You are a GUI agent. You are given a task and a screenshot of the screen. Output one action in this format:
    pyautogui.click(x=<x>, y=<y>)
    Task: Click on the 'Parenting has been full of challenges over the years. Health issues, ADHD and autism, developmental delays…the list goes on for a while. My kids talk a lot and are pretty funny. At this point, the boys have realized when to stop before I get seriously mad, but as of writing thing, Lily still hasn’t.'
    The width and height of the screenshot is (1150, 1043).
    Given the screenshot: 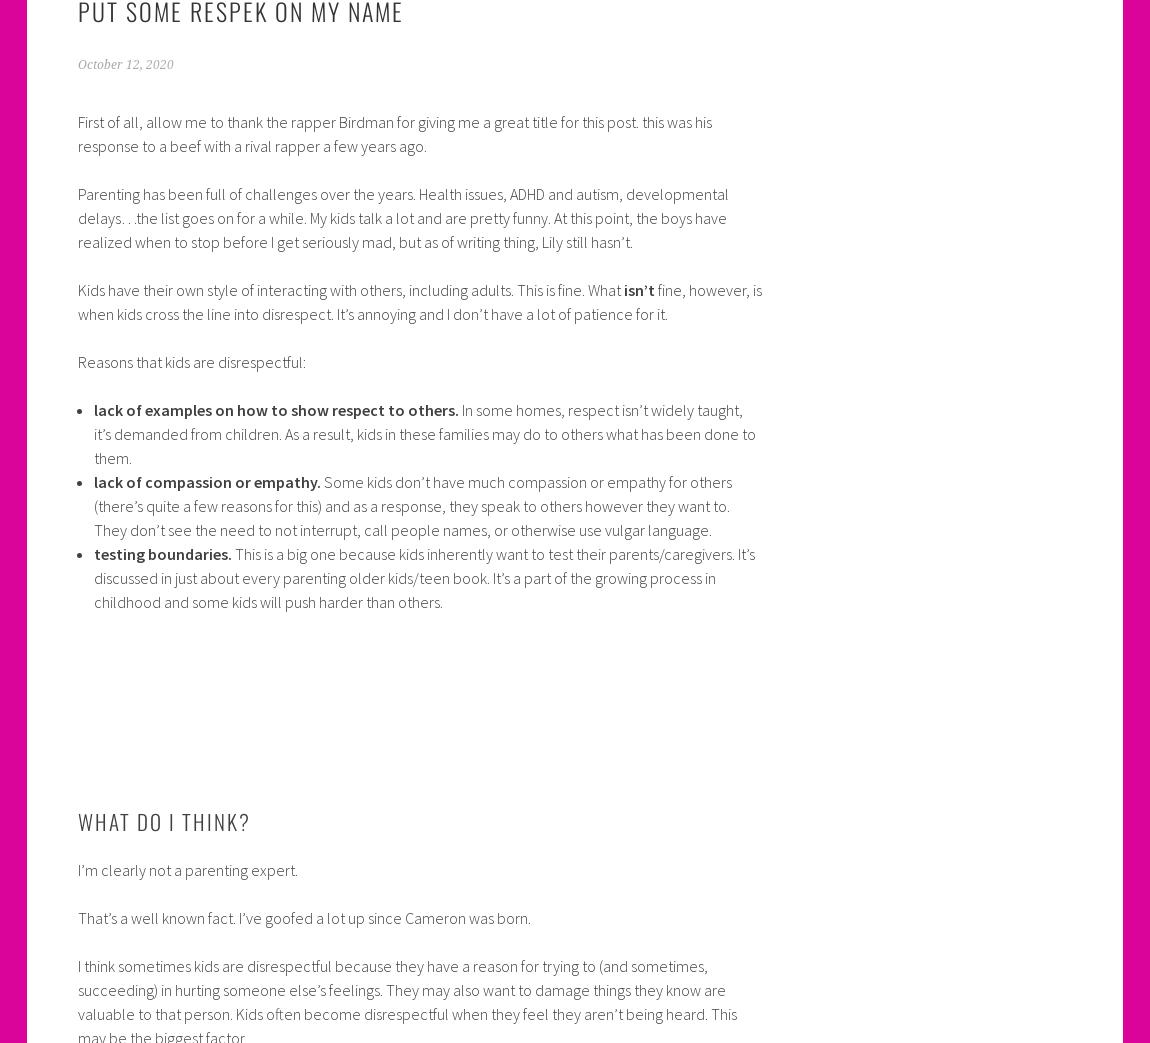 What is the action you would take?
    pyautogui.click(x=402, y=216)
    